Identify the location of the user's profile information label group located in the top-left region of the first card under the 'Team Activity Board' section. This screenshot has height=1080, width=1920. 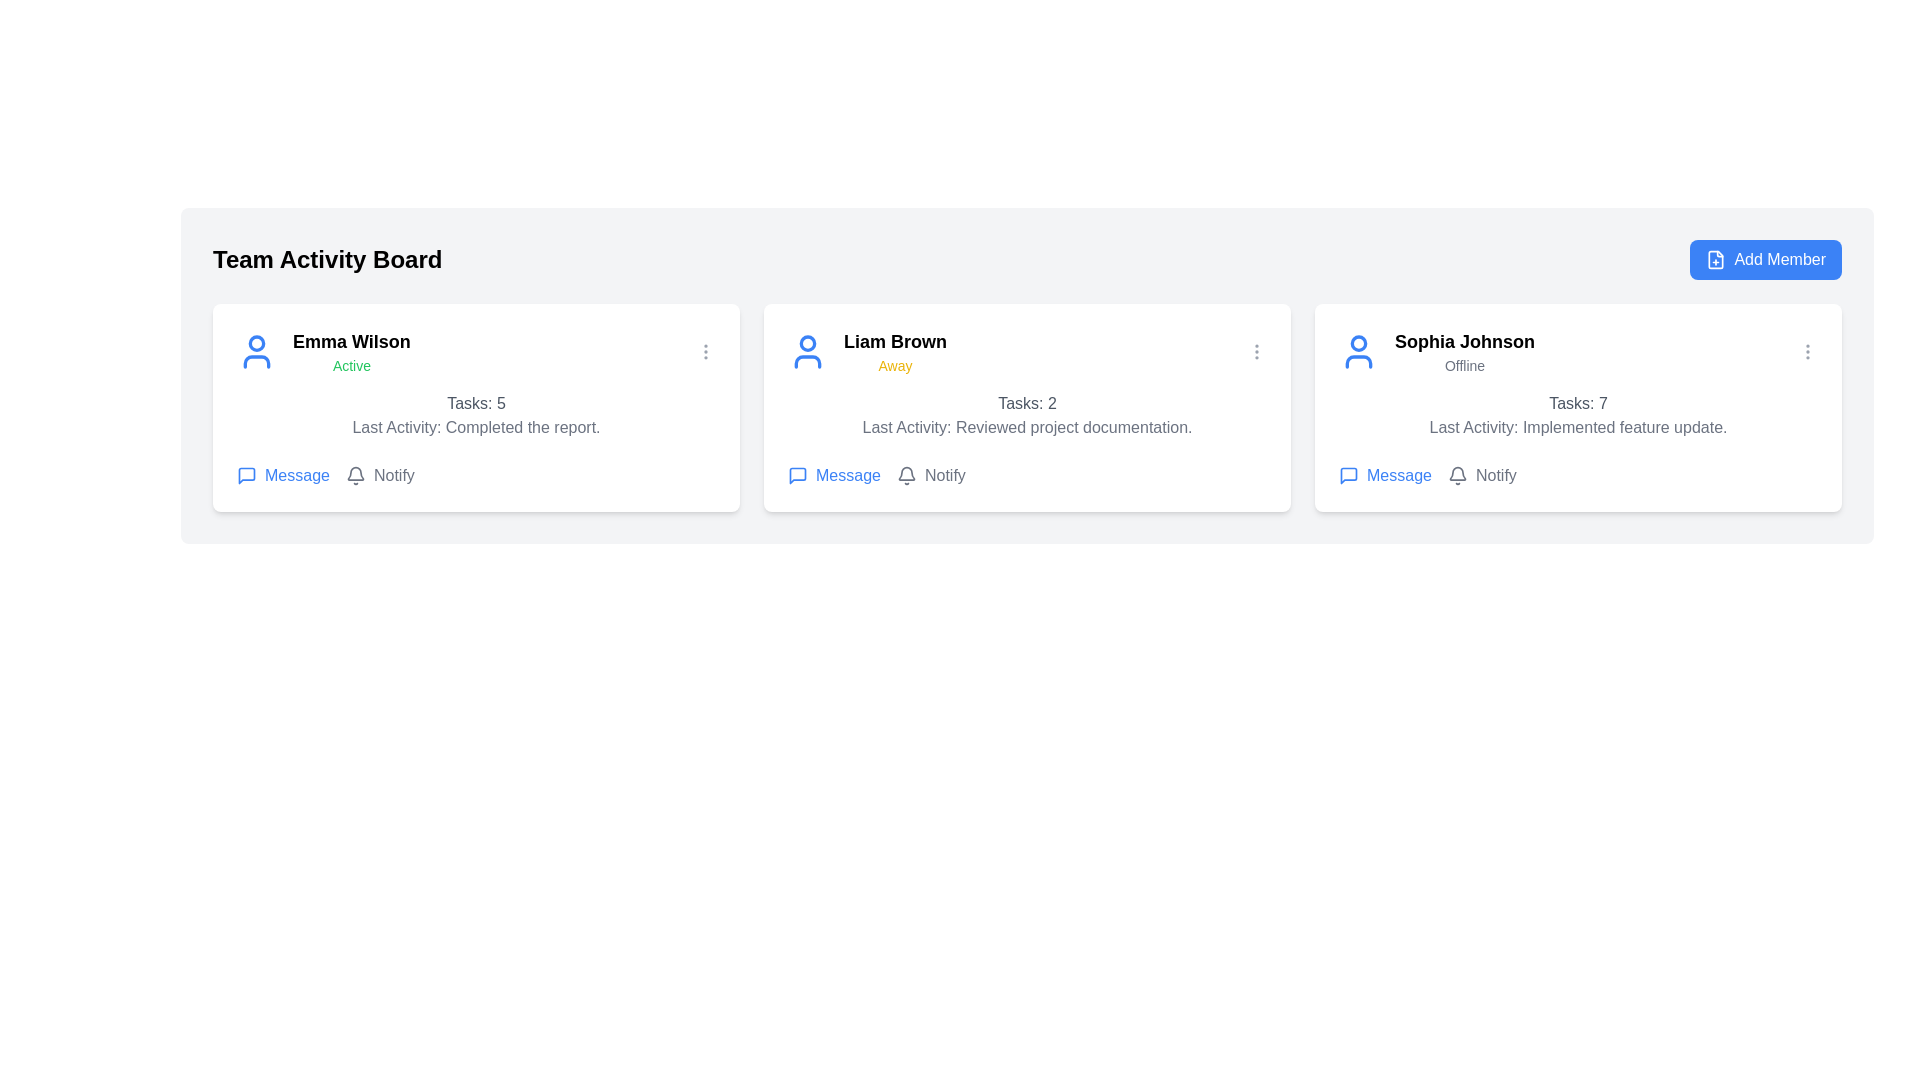
(323, 350).